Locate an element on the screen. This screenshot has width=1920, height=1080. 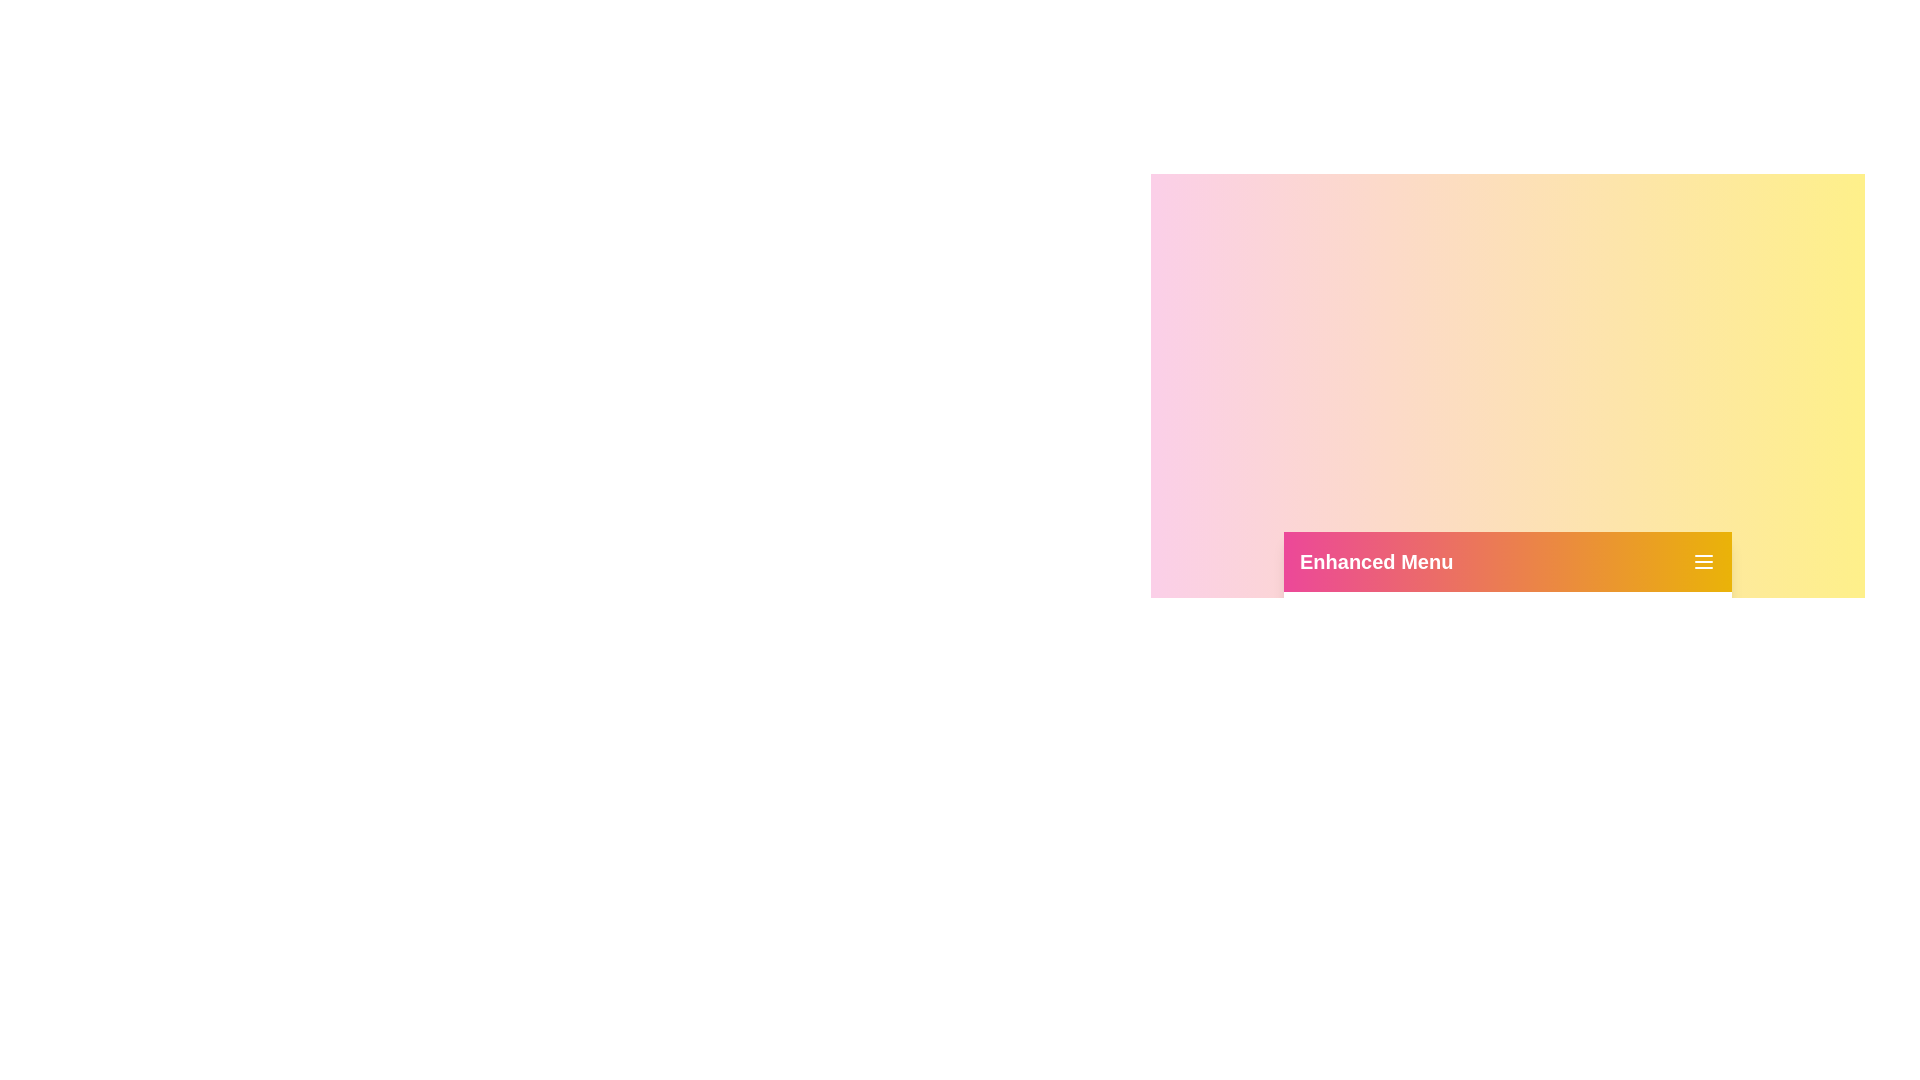
the menu button to toggle the menu visibility is located at coordinates (1703, 562).